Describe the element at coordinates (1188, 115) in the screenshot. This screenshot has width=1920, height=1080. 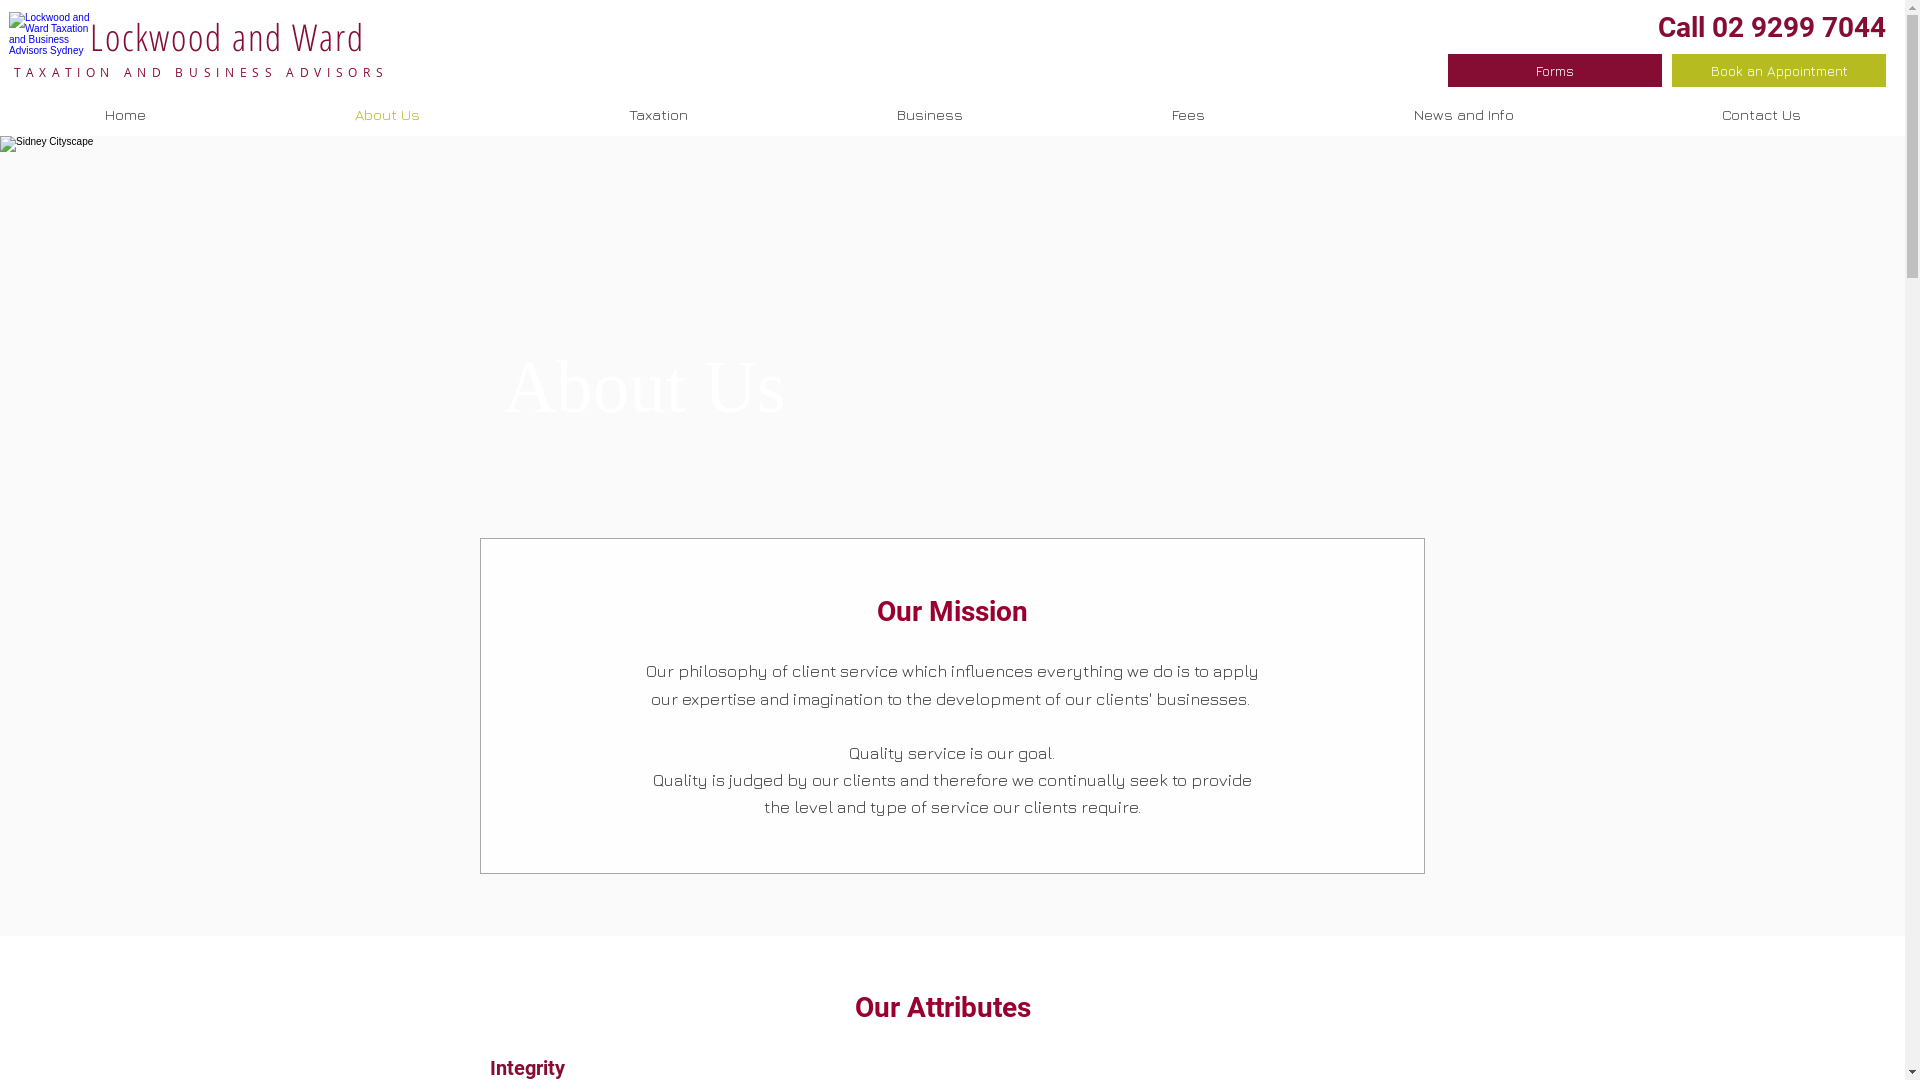
I see `'Fees'` at that location.